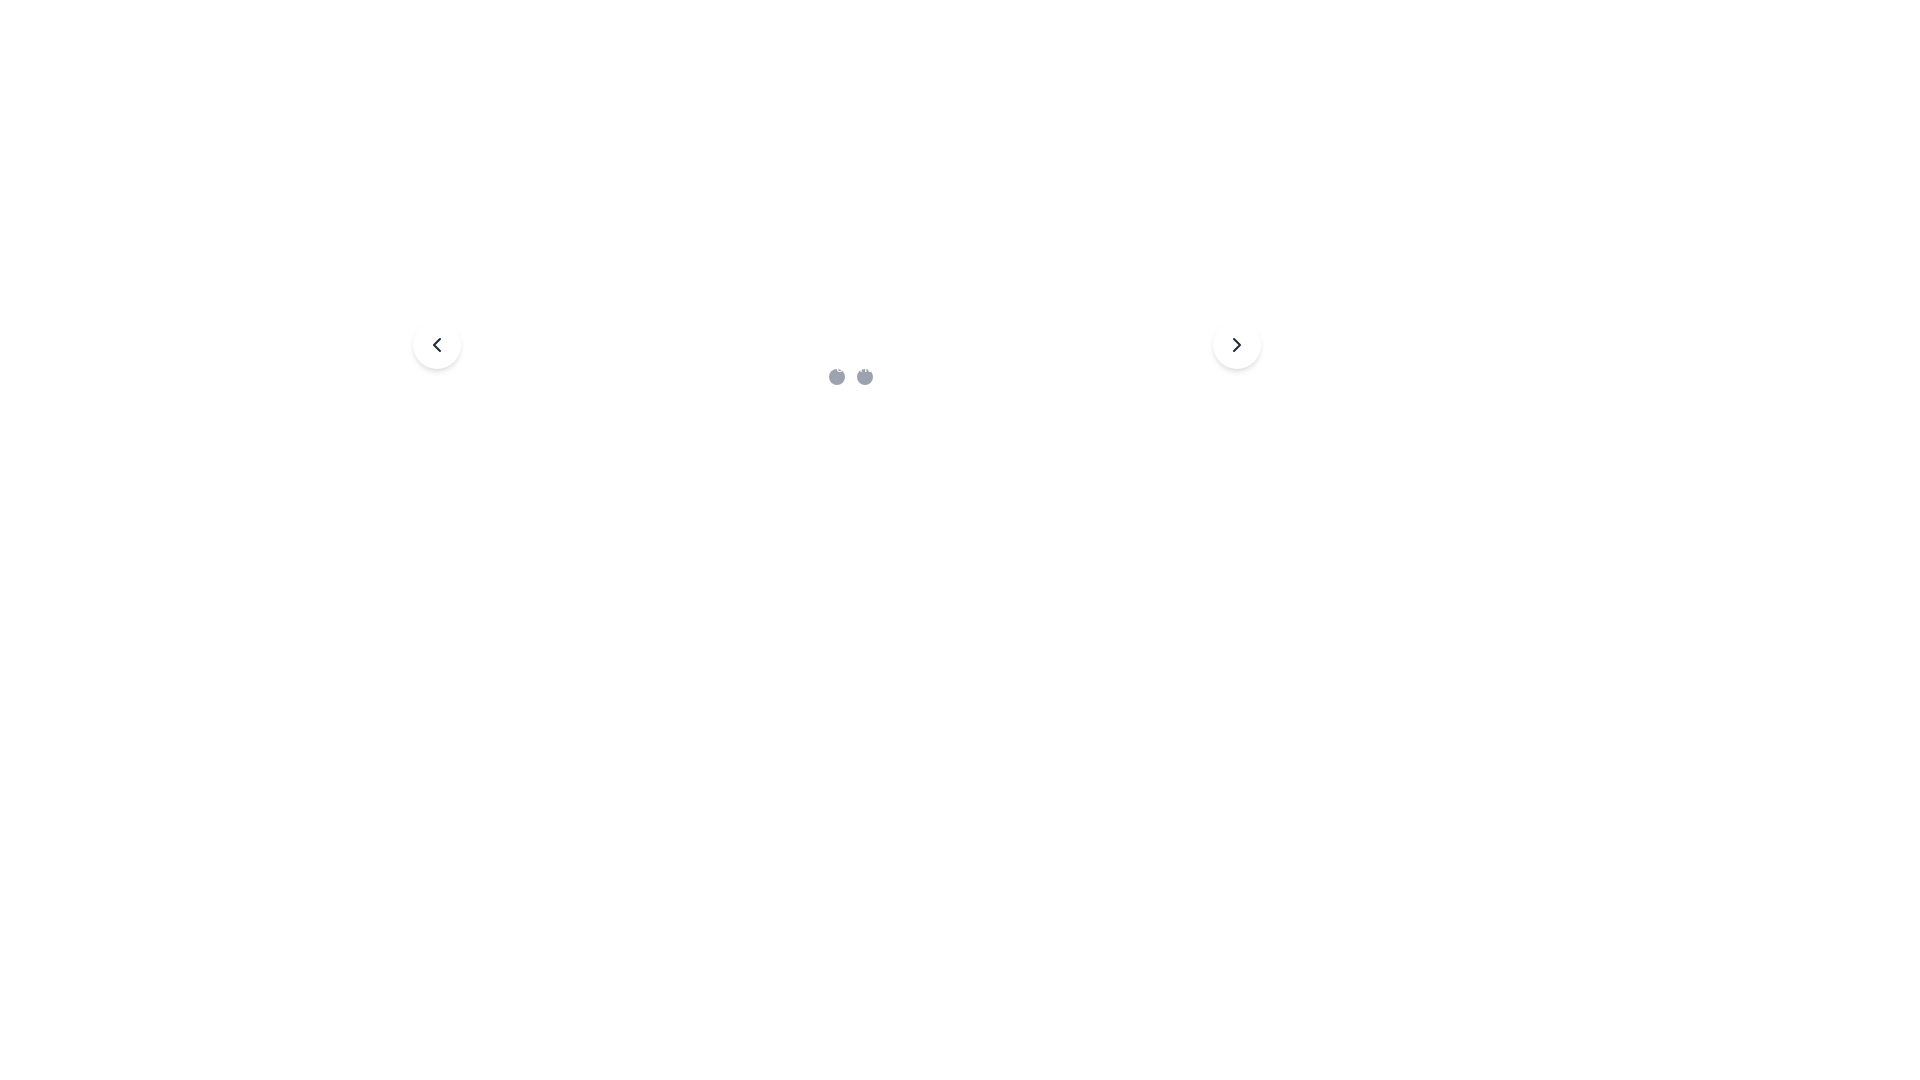  Describe the element at coordinates (1235, 343) in the screenshot. I see `the white circular button containing the gray rightward-pointing chevron icon` at that location.